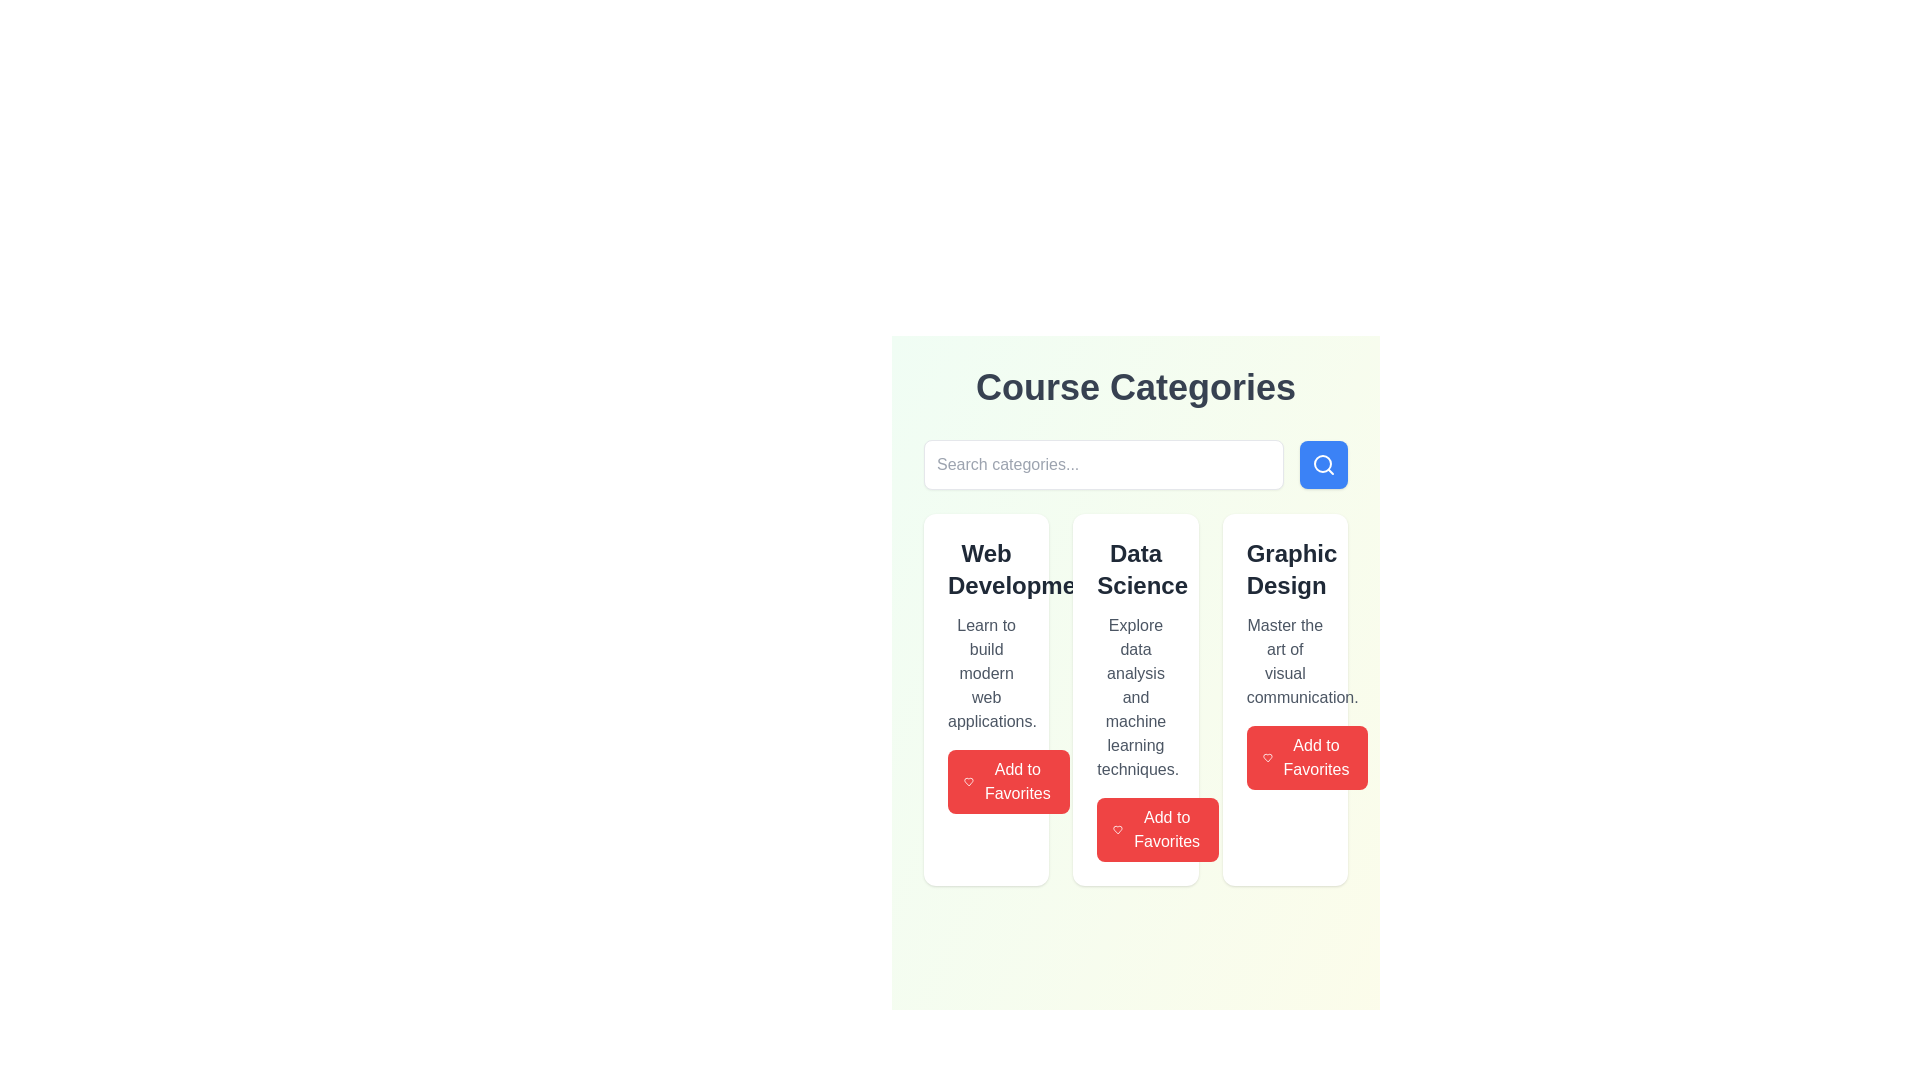 Image resolution: width=1920 pixels, height=1080 pixels. I want to click on the SVG icon located inside the 'Add to Favorites' button in the 'Graphic Design' column, which serves as a visual indicator for adding an item to a favorites list, so click(1117, 829).